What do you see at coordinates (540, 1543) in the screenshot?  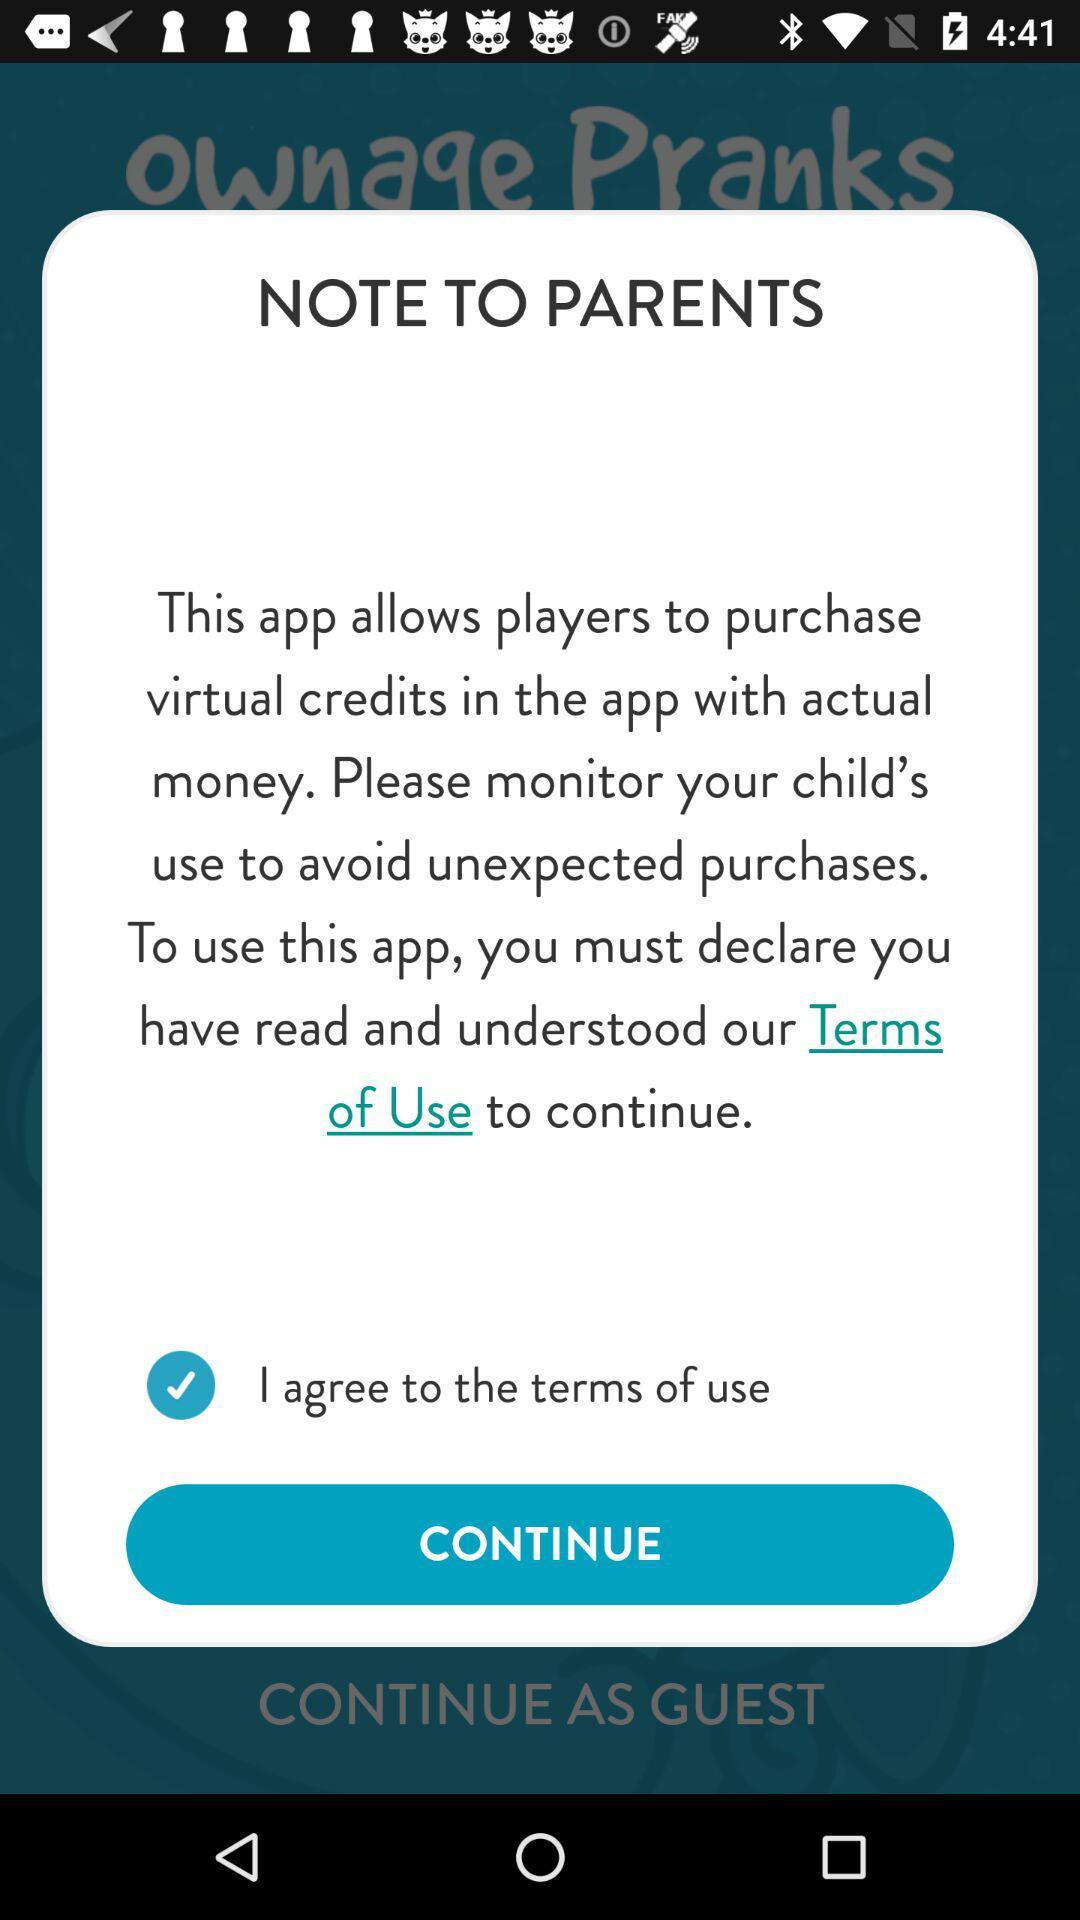 I see `continue` at bounding box center [540, 1543].